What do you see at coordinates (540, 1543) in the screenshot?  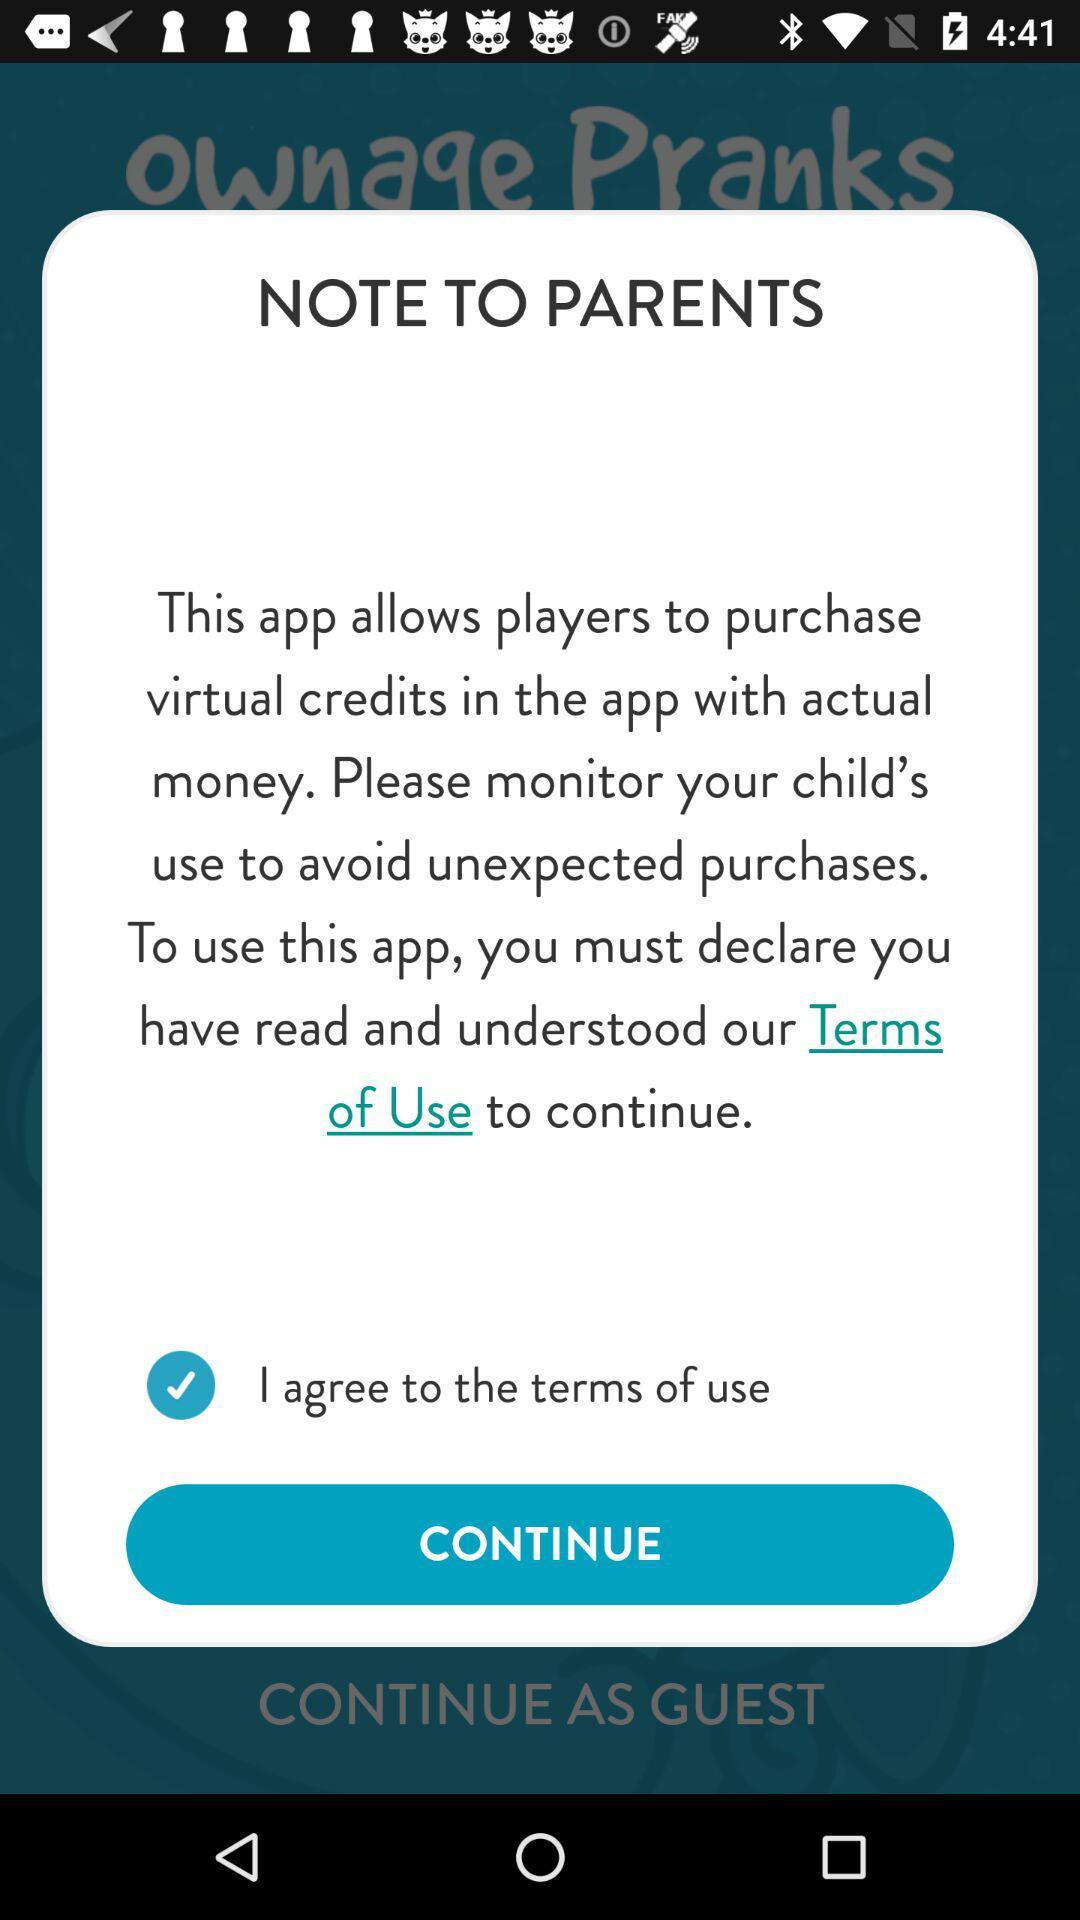 I see `continue` at bounding box center [540, 1543].